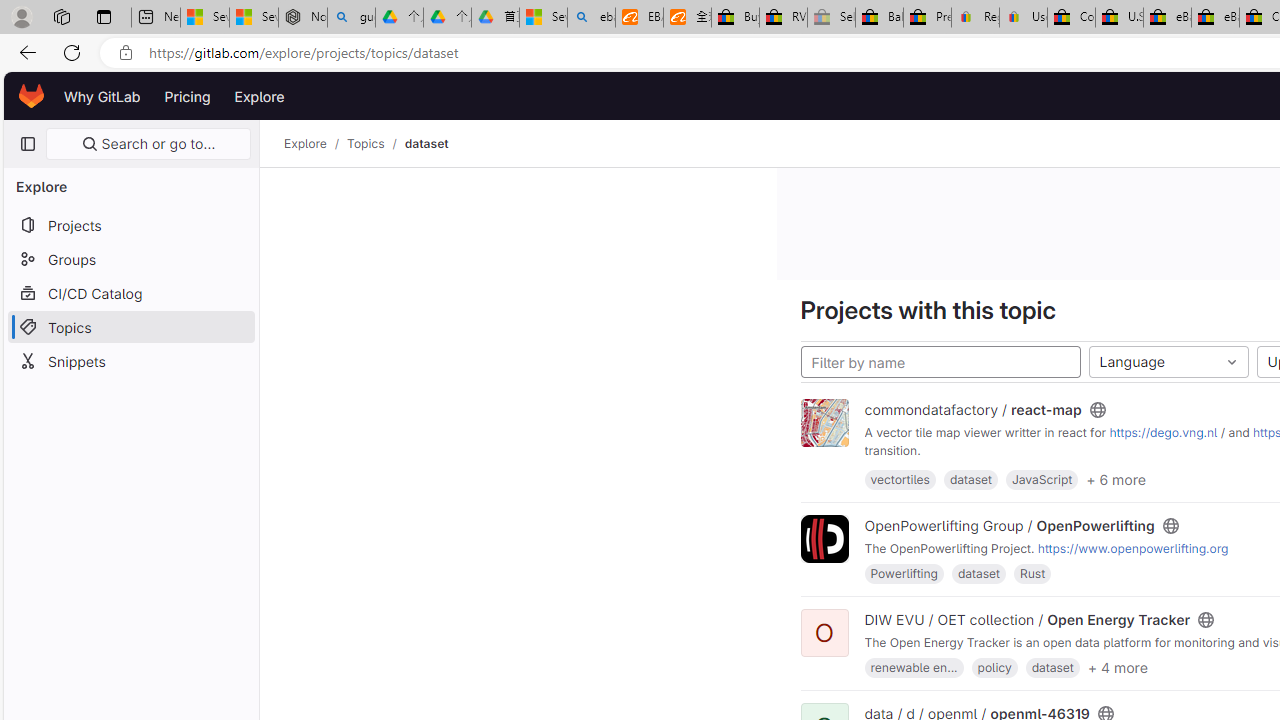 This screenshot has width=1280, height=720. I want to click on 'O', so click(824, 633).